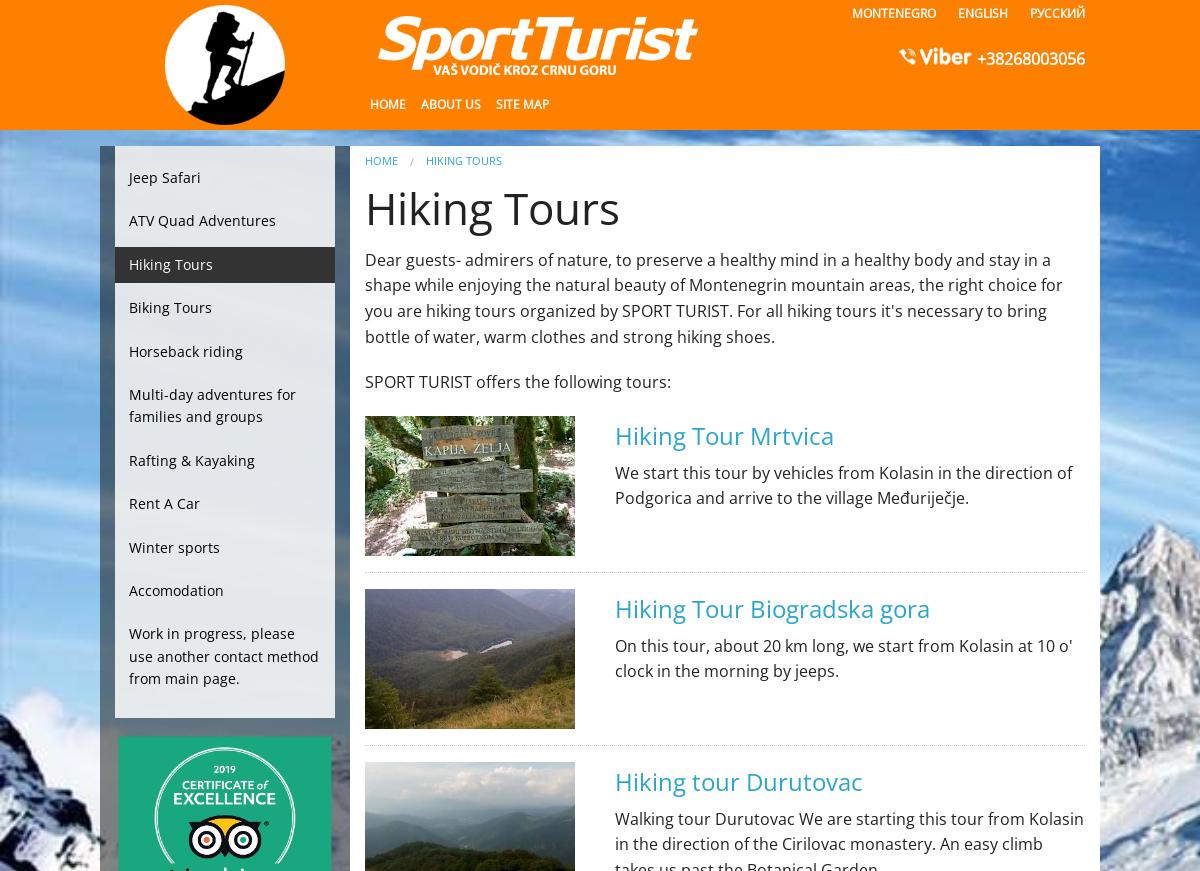 Image resolution: width=1200 pixels, height=871 pixels. Describe the element at coordinates (201, 220) in the screenshot. I see `'ATV Quad Adventures'` at that location.